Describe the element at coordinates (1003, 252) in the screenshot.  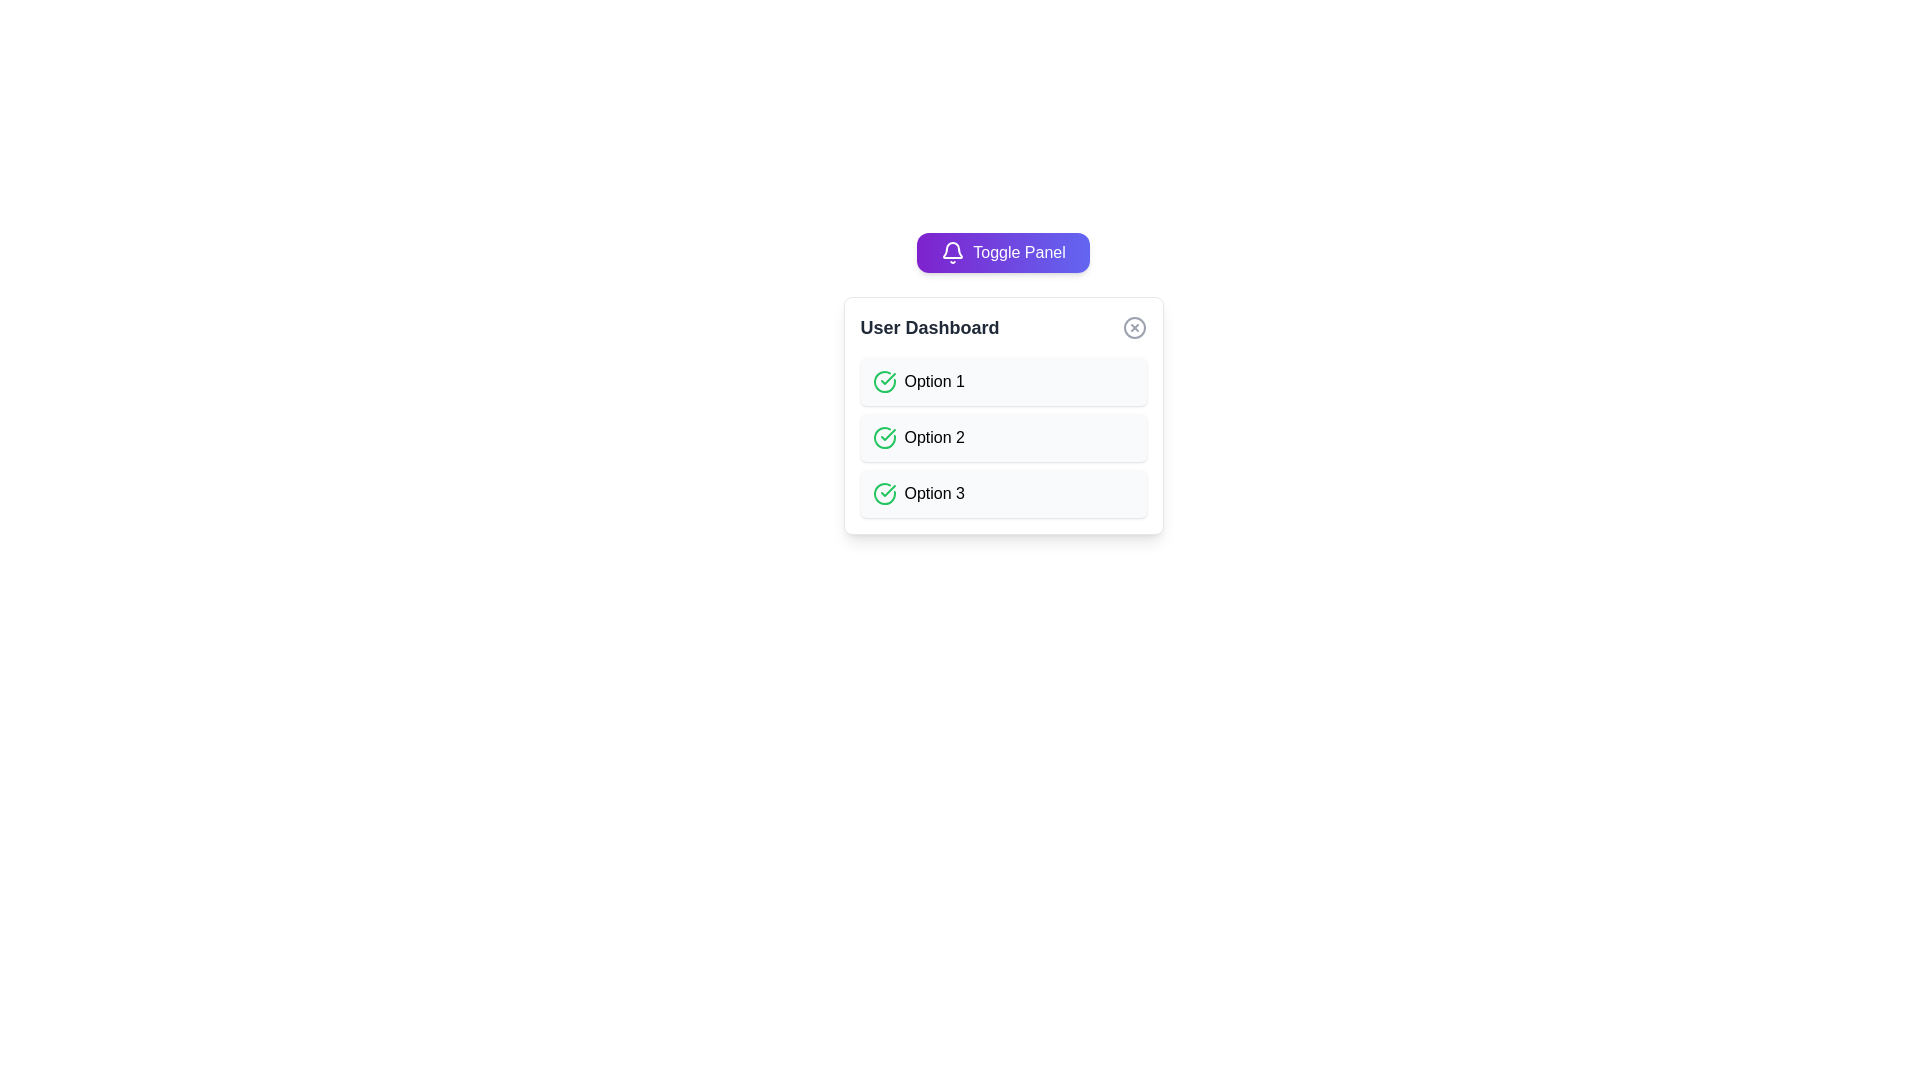
I see `the 'Toggle Panel' button, which has a gradient background from purple to indigo, white text, and a bell icon on the left` at that location.